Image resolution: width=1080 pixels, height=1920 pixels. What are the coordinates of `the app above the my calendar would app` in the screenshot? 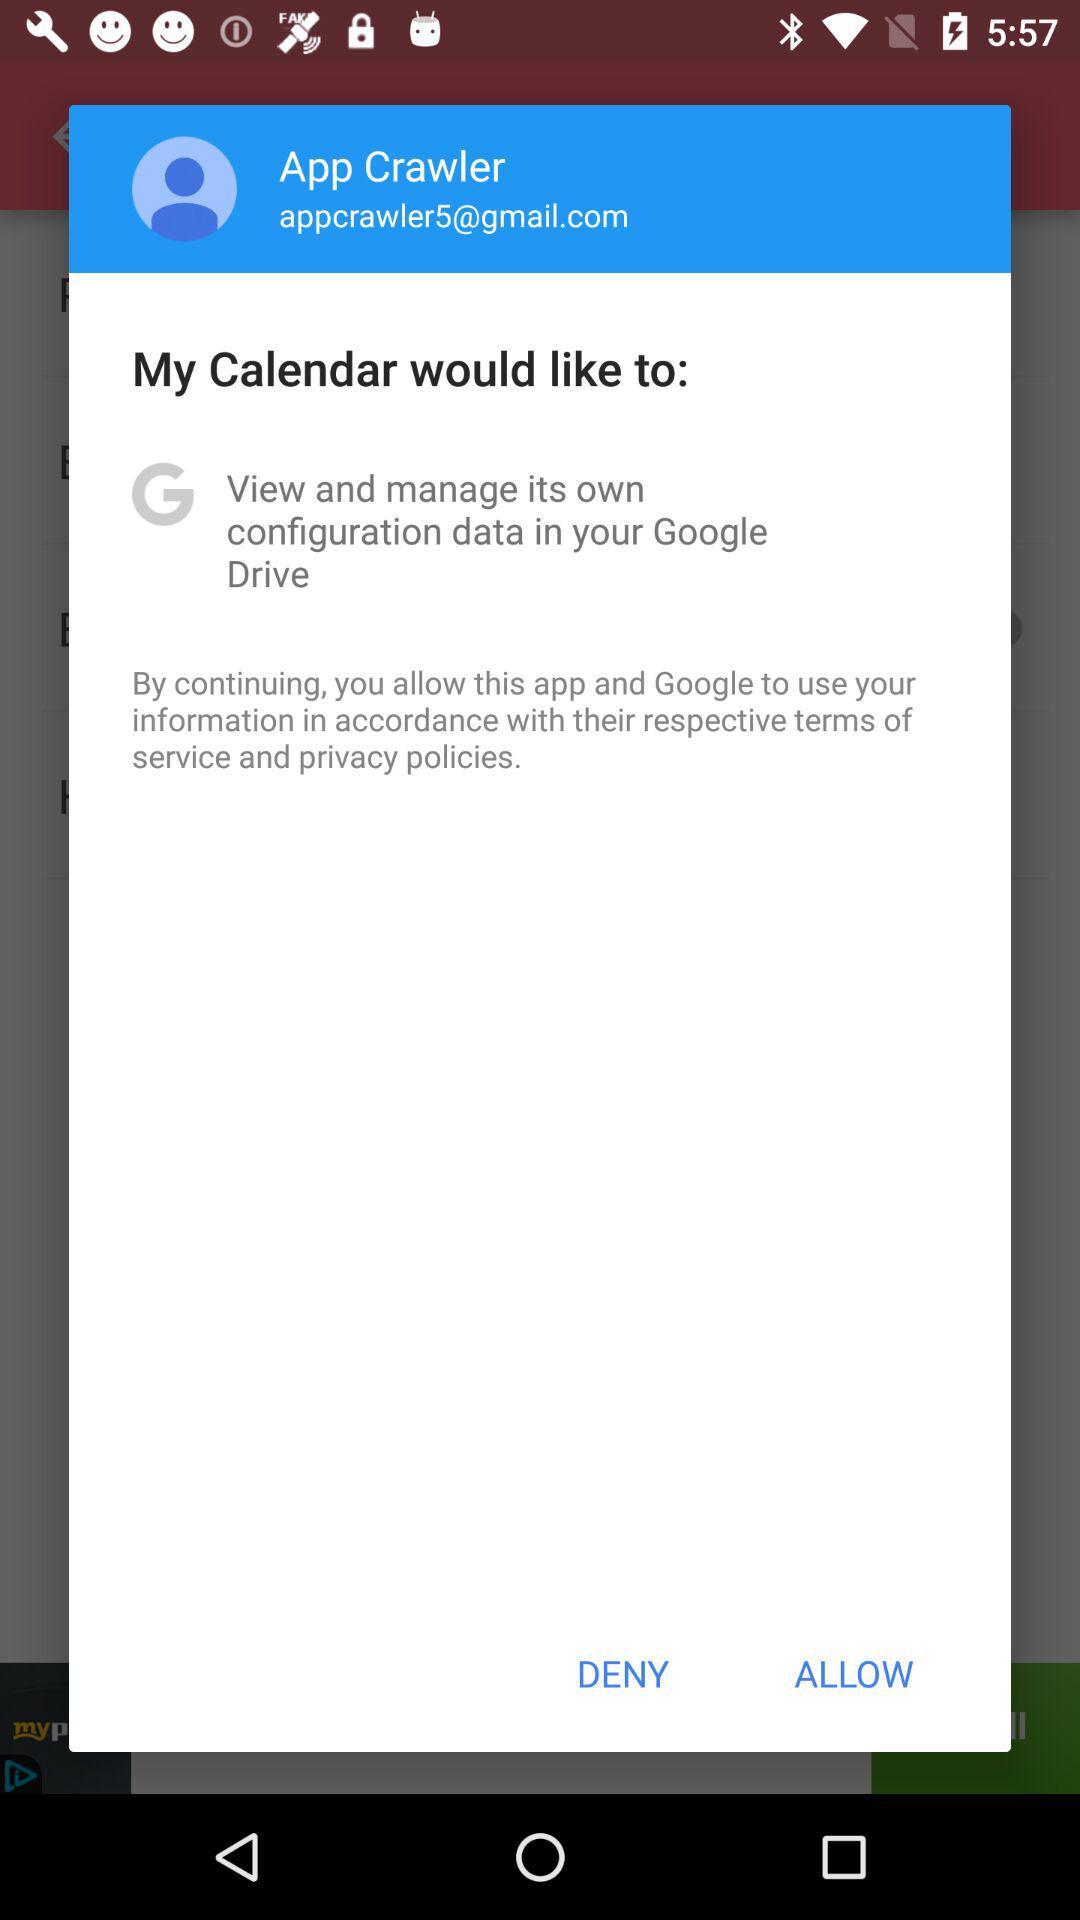 It's located at (454, 214).